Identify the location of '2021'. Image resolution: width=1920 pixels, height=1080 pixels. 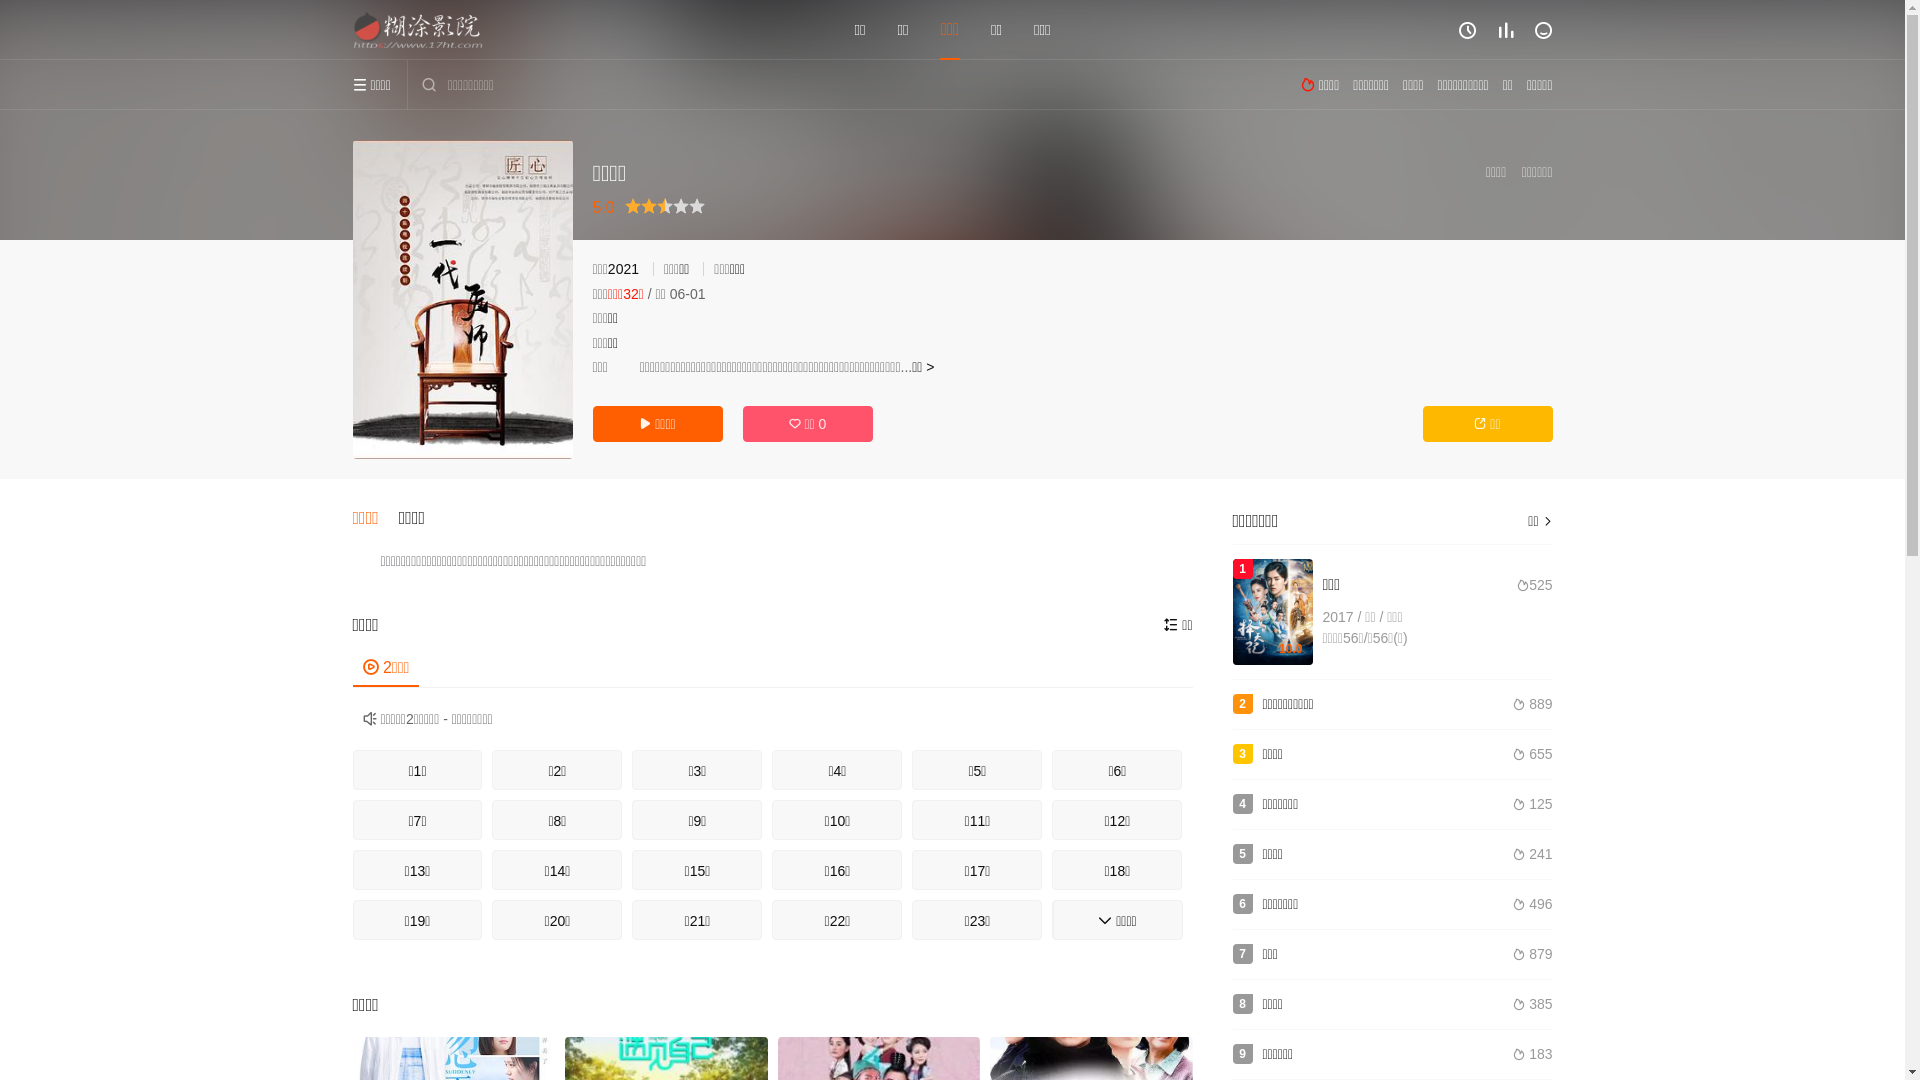
(622, 268).